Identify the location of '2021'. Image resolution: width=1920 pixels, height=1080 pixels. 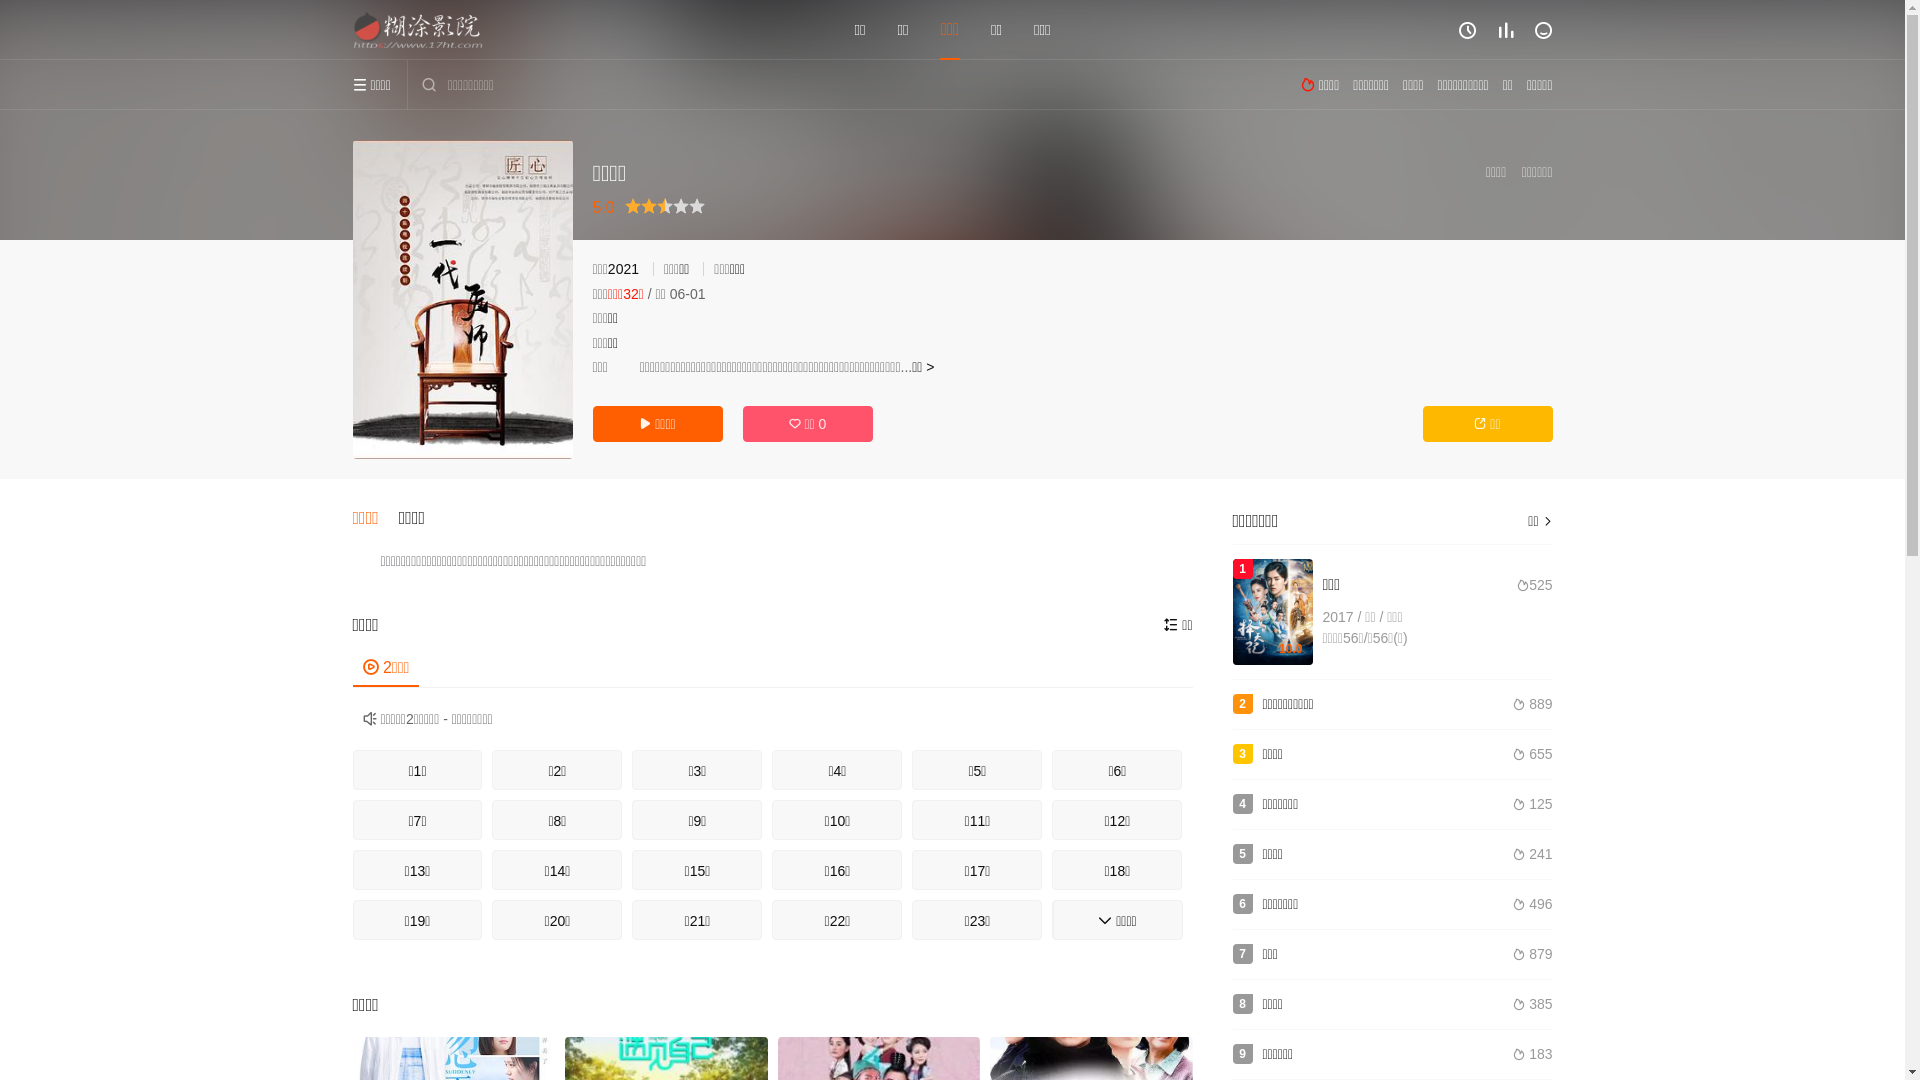
(622, 268).